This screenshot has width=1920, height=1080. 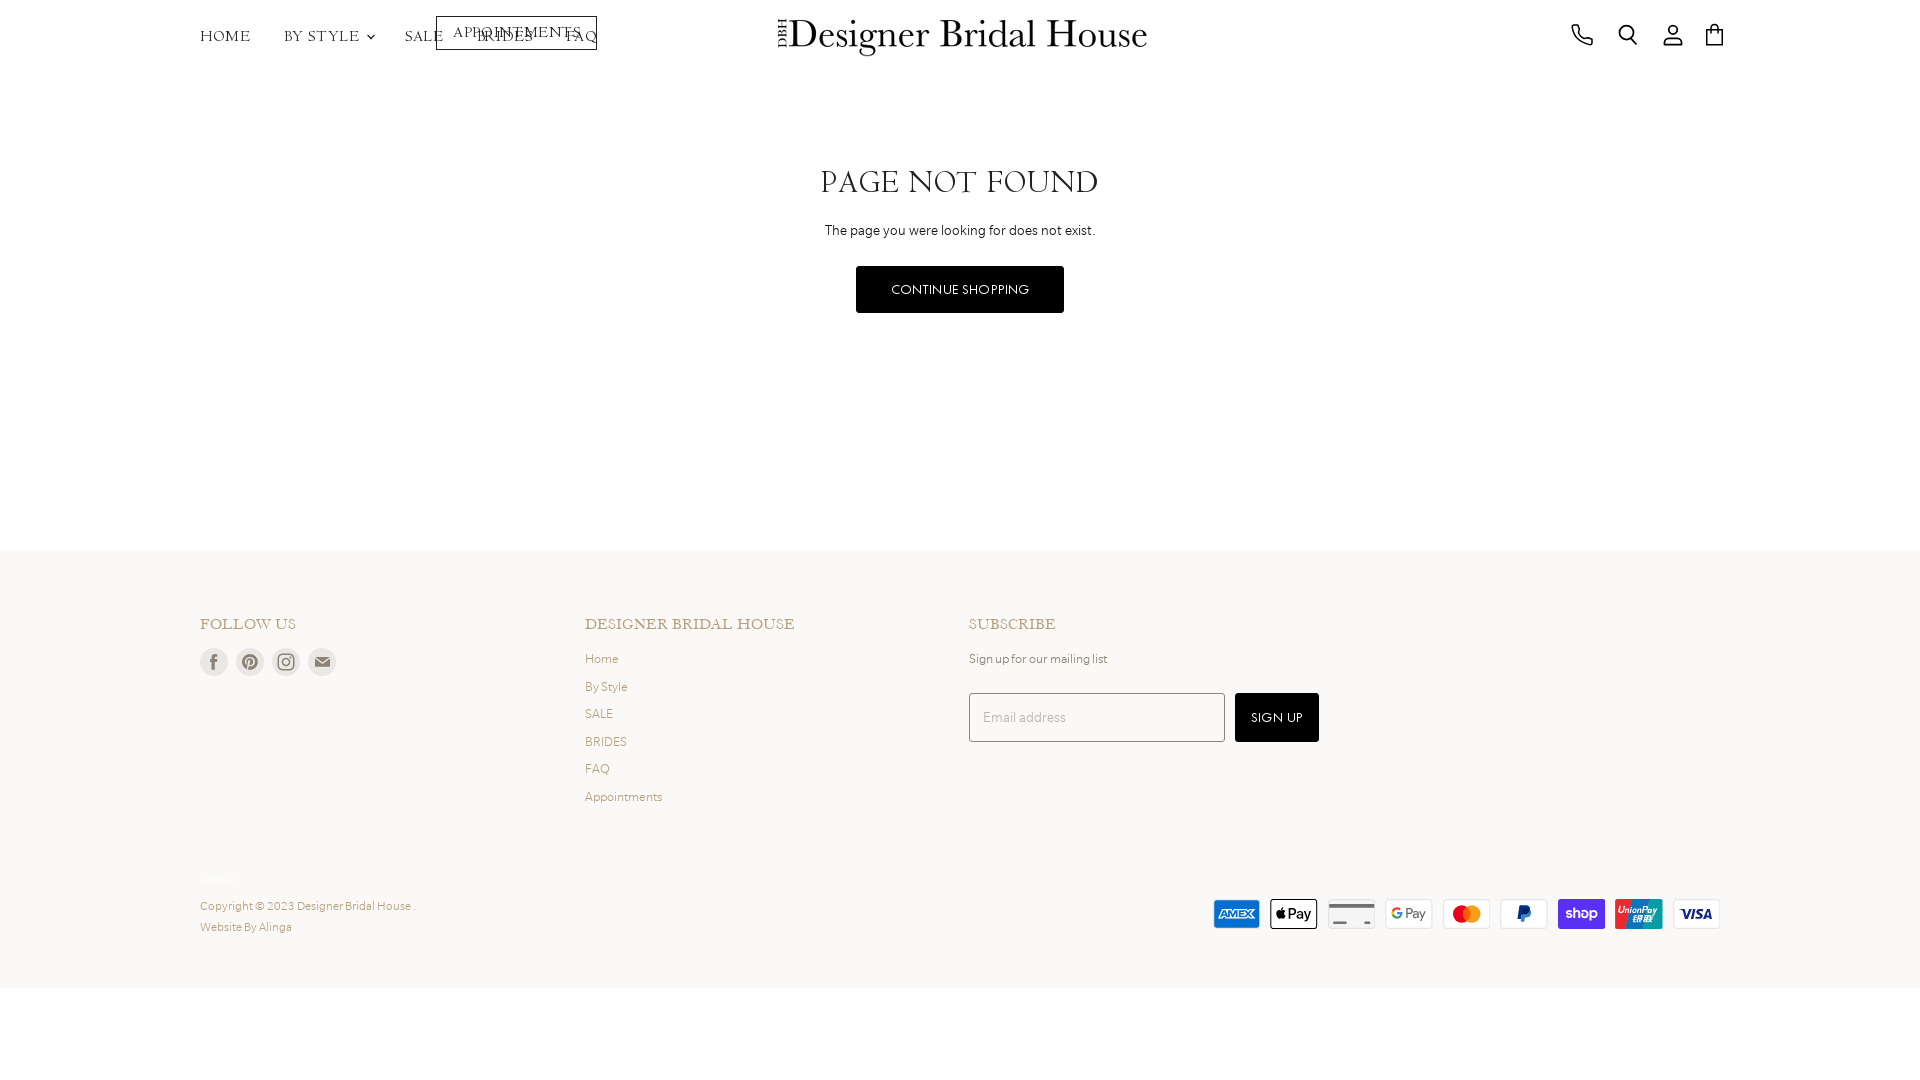 I want to click on 'FAQ', so click(x=580, y=36).